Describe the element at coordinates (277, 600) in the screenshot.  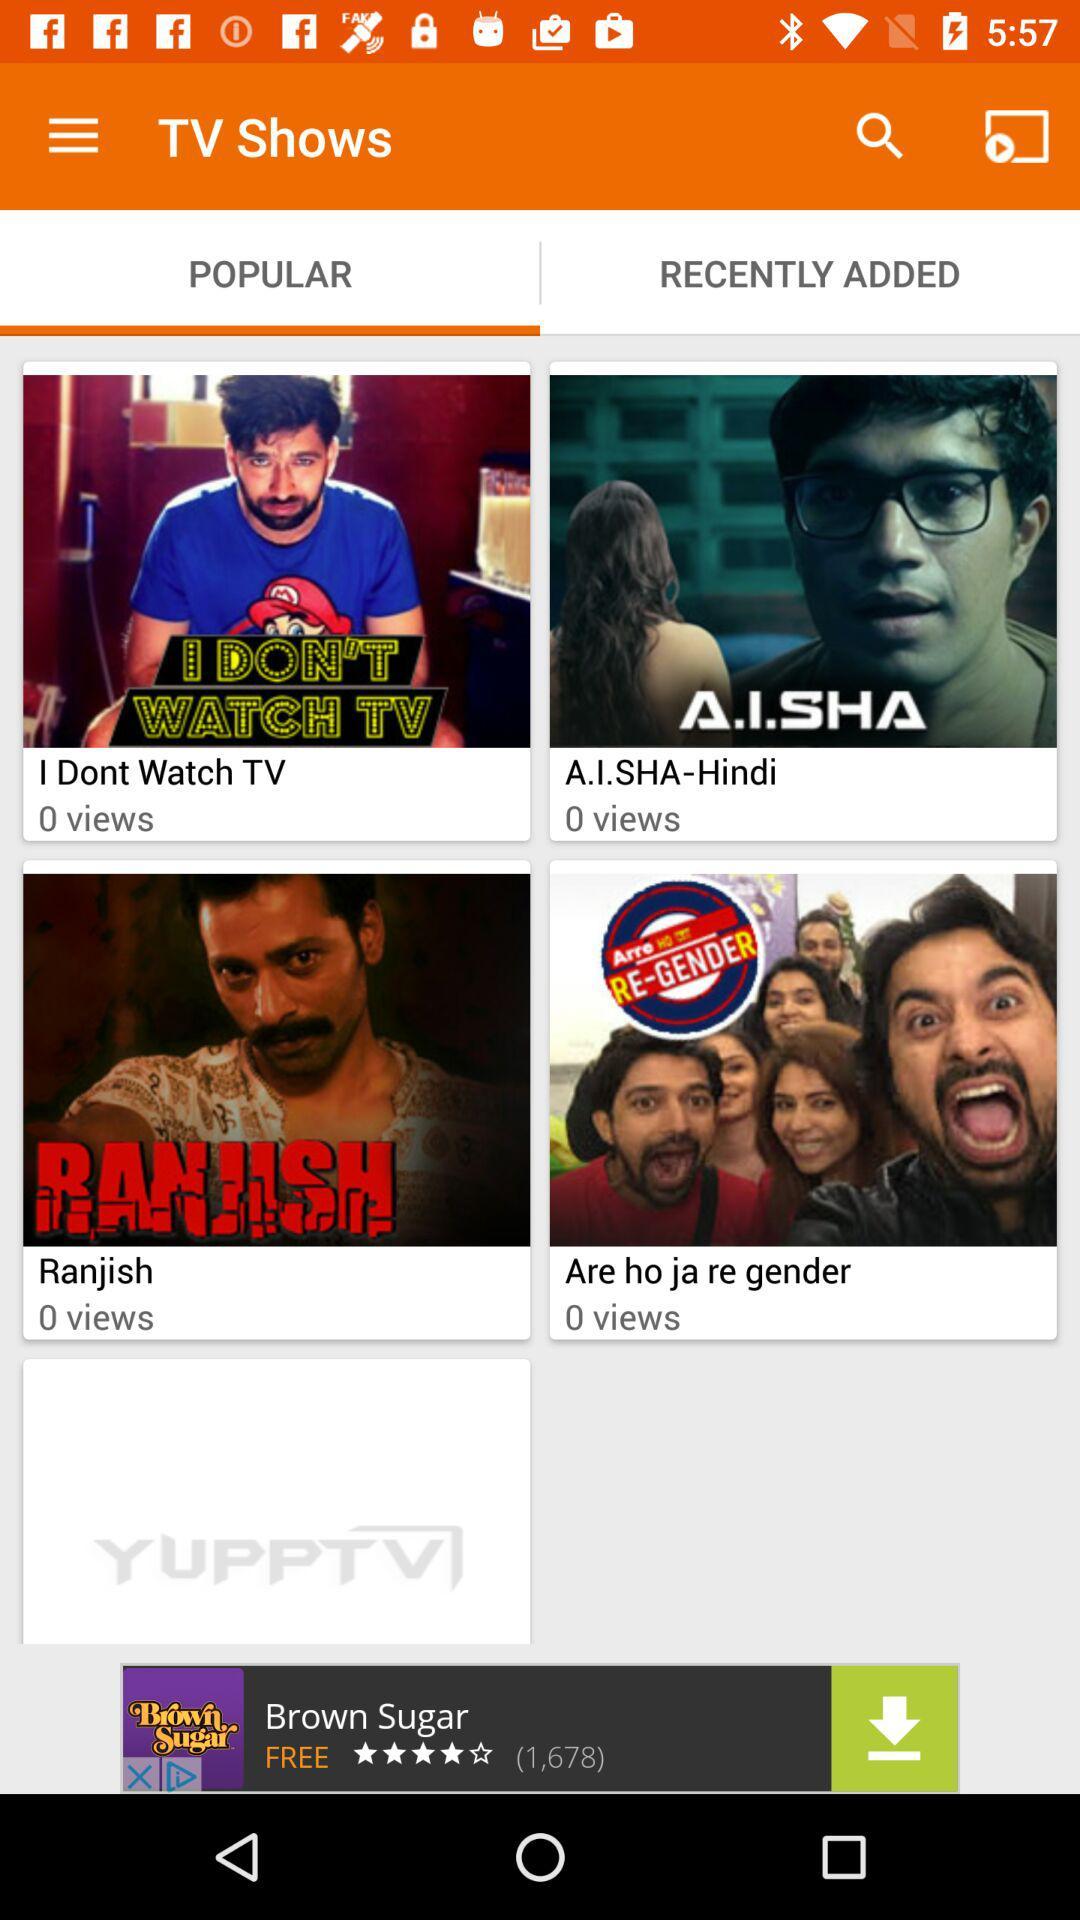
I see `the i dont watch tv show` at that location.